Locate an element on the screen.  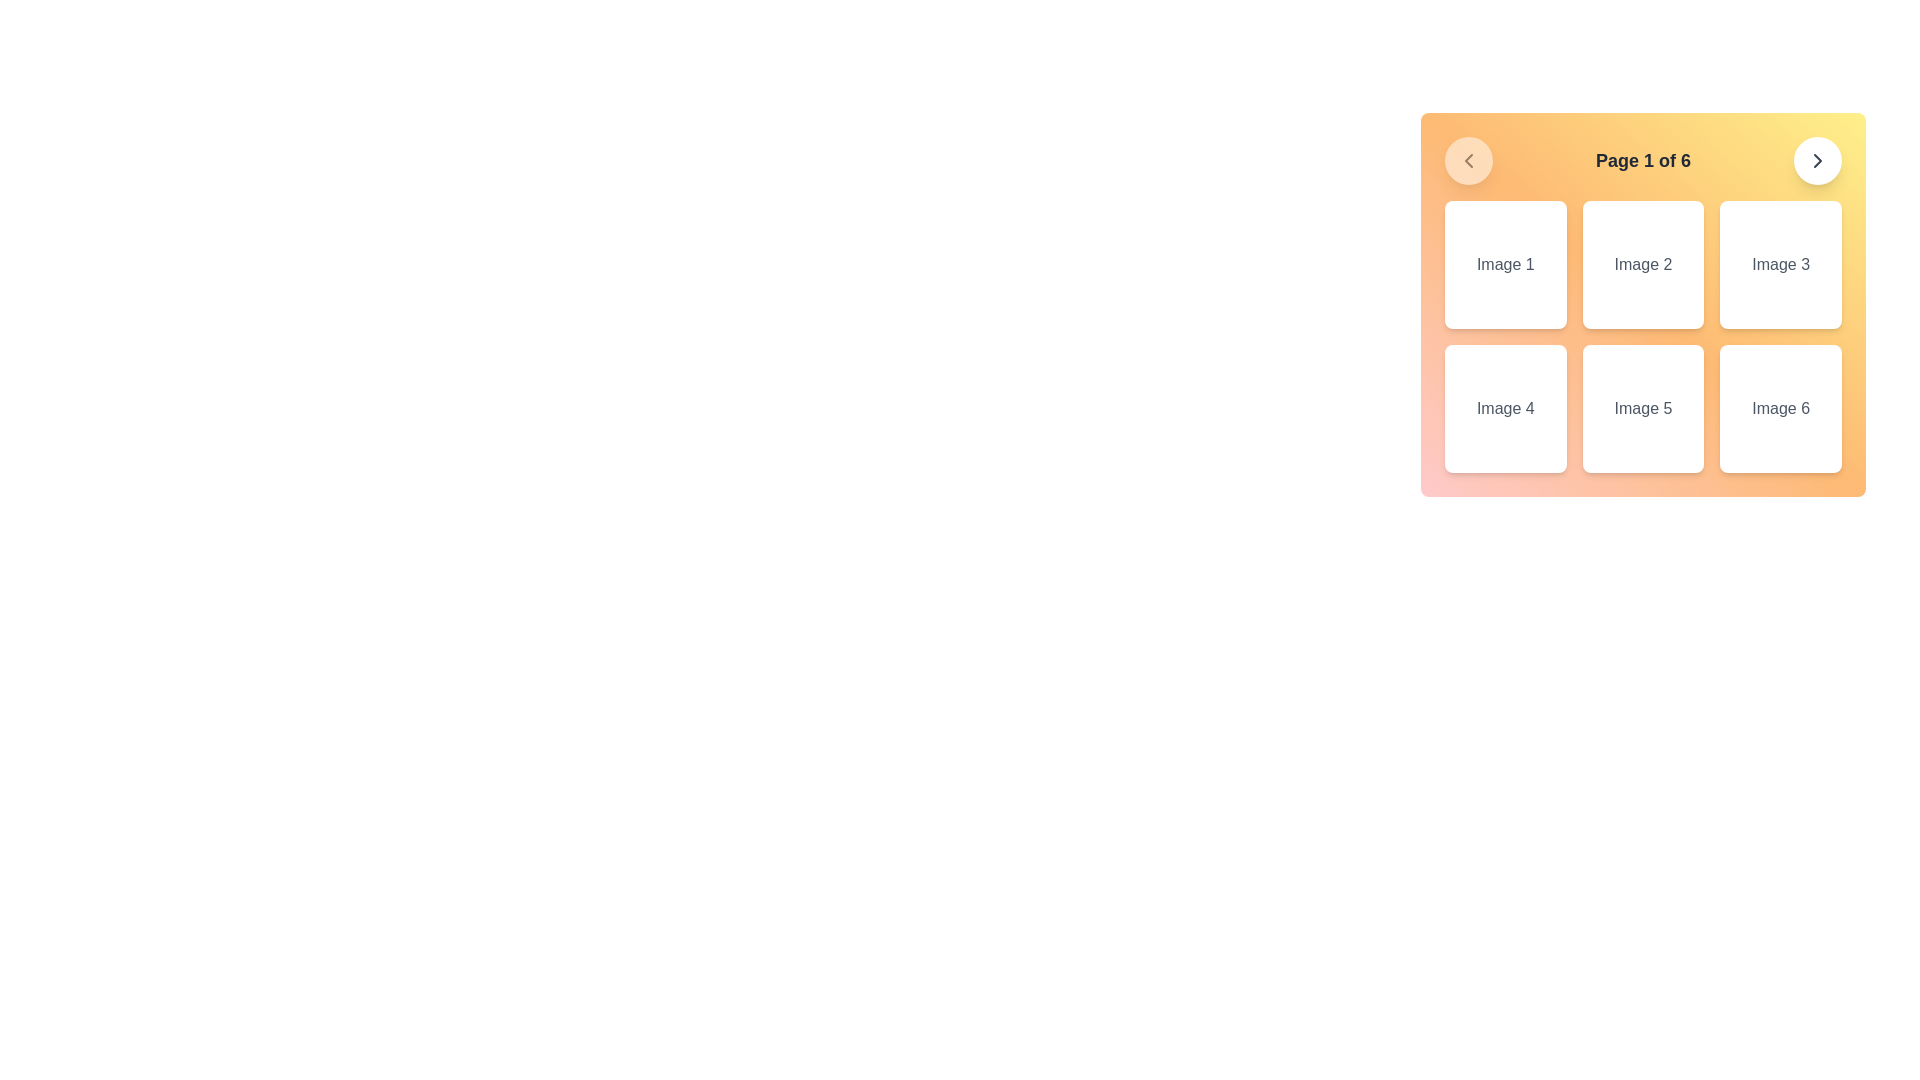
the second image block in the grid layout, which is the grid item displaying 'Image 2' is located at coordinates (1643, 304).